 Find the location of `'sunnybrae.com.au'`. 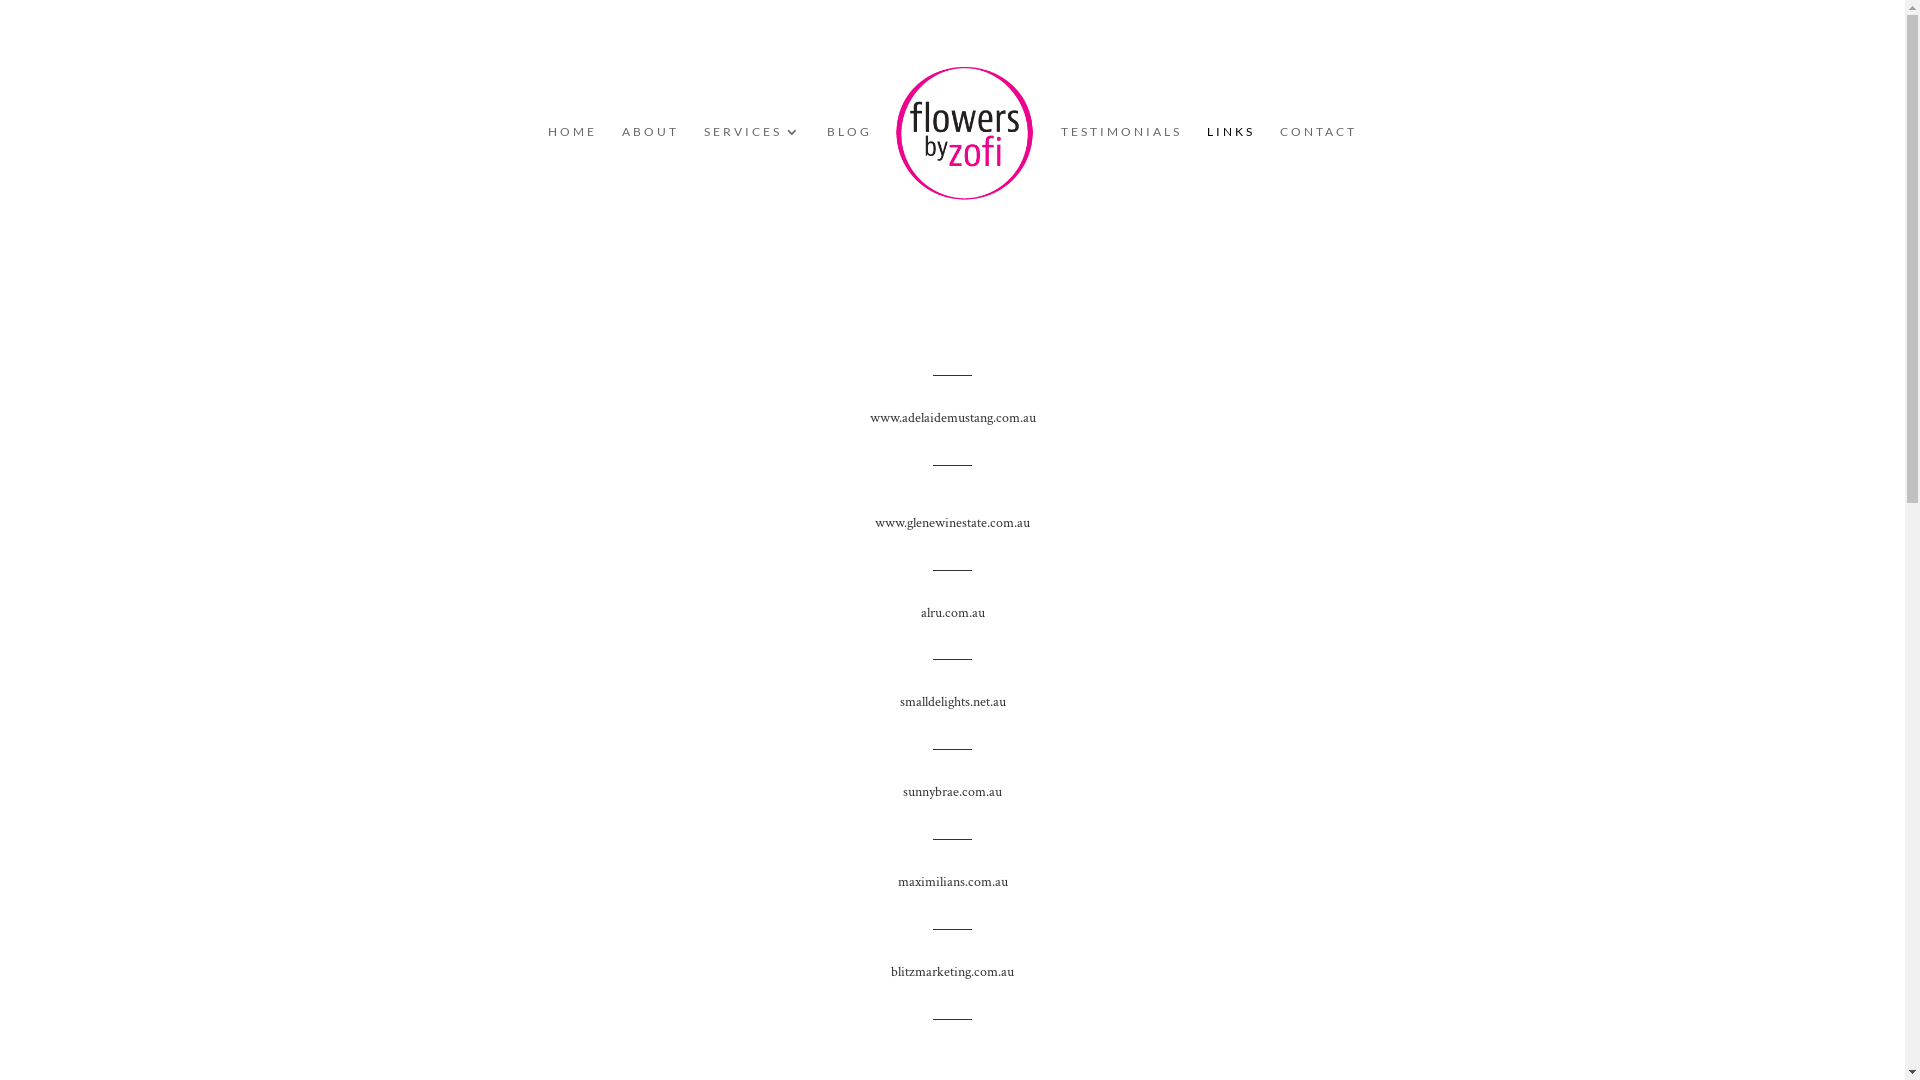

'sunnybrae.com.au' is located at coordinates (951, 790).